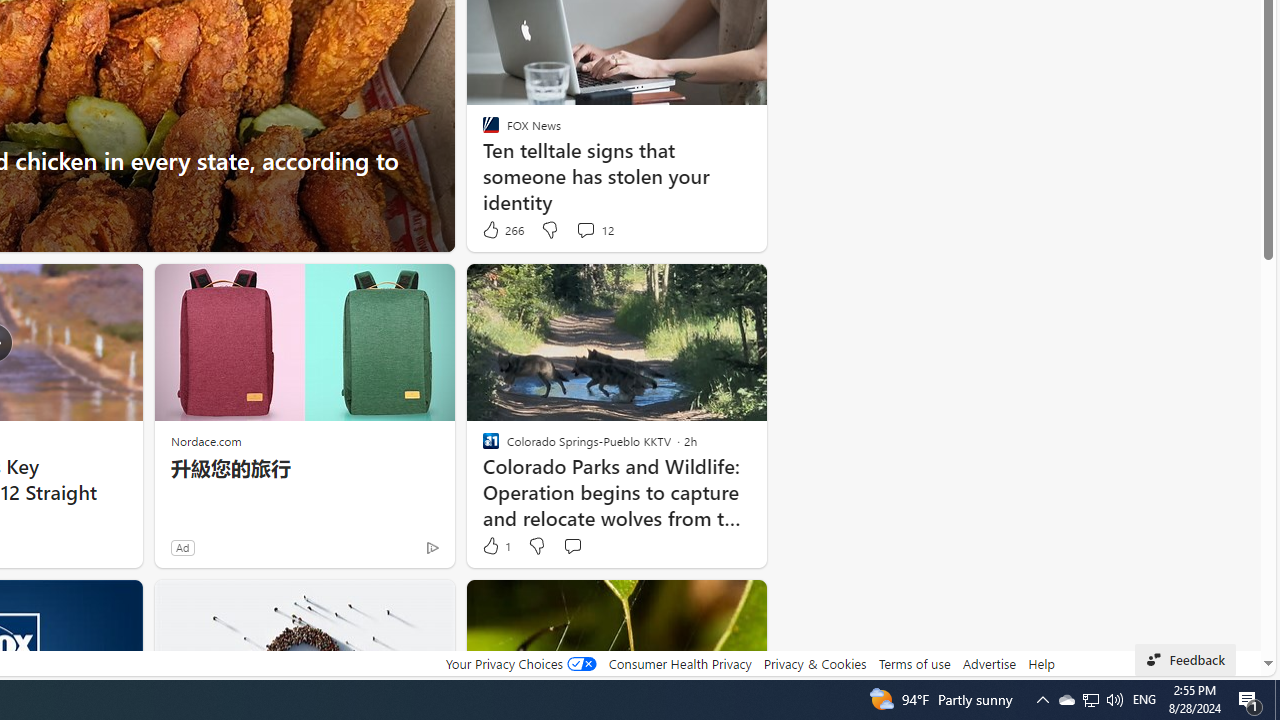  I want to click on '1 Like', so click(495, 546).